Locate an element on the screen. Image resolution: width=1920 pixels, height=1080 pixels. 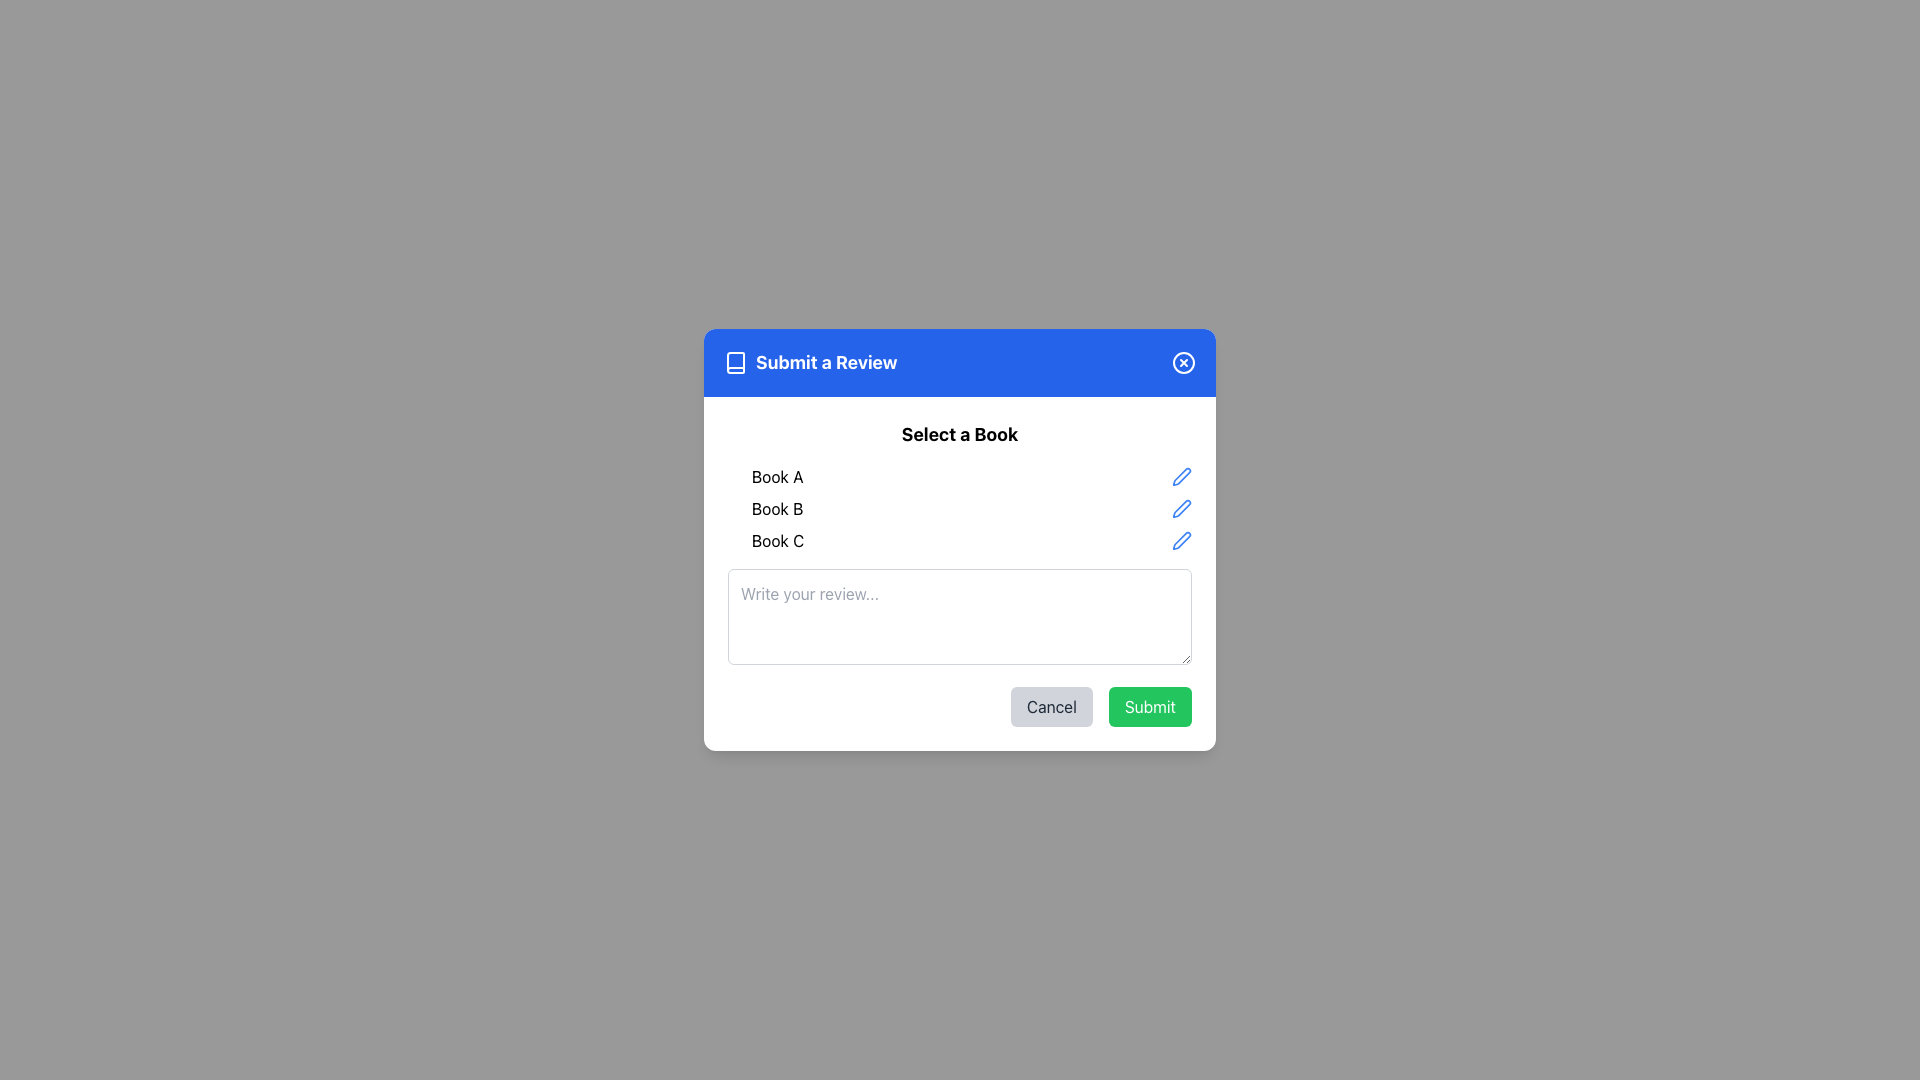
the edit button (pen icon) located to the right of the row labeled 'Book A' to initiate editing of its details is located at coordinates (1181, 477).